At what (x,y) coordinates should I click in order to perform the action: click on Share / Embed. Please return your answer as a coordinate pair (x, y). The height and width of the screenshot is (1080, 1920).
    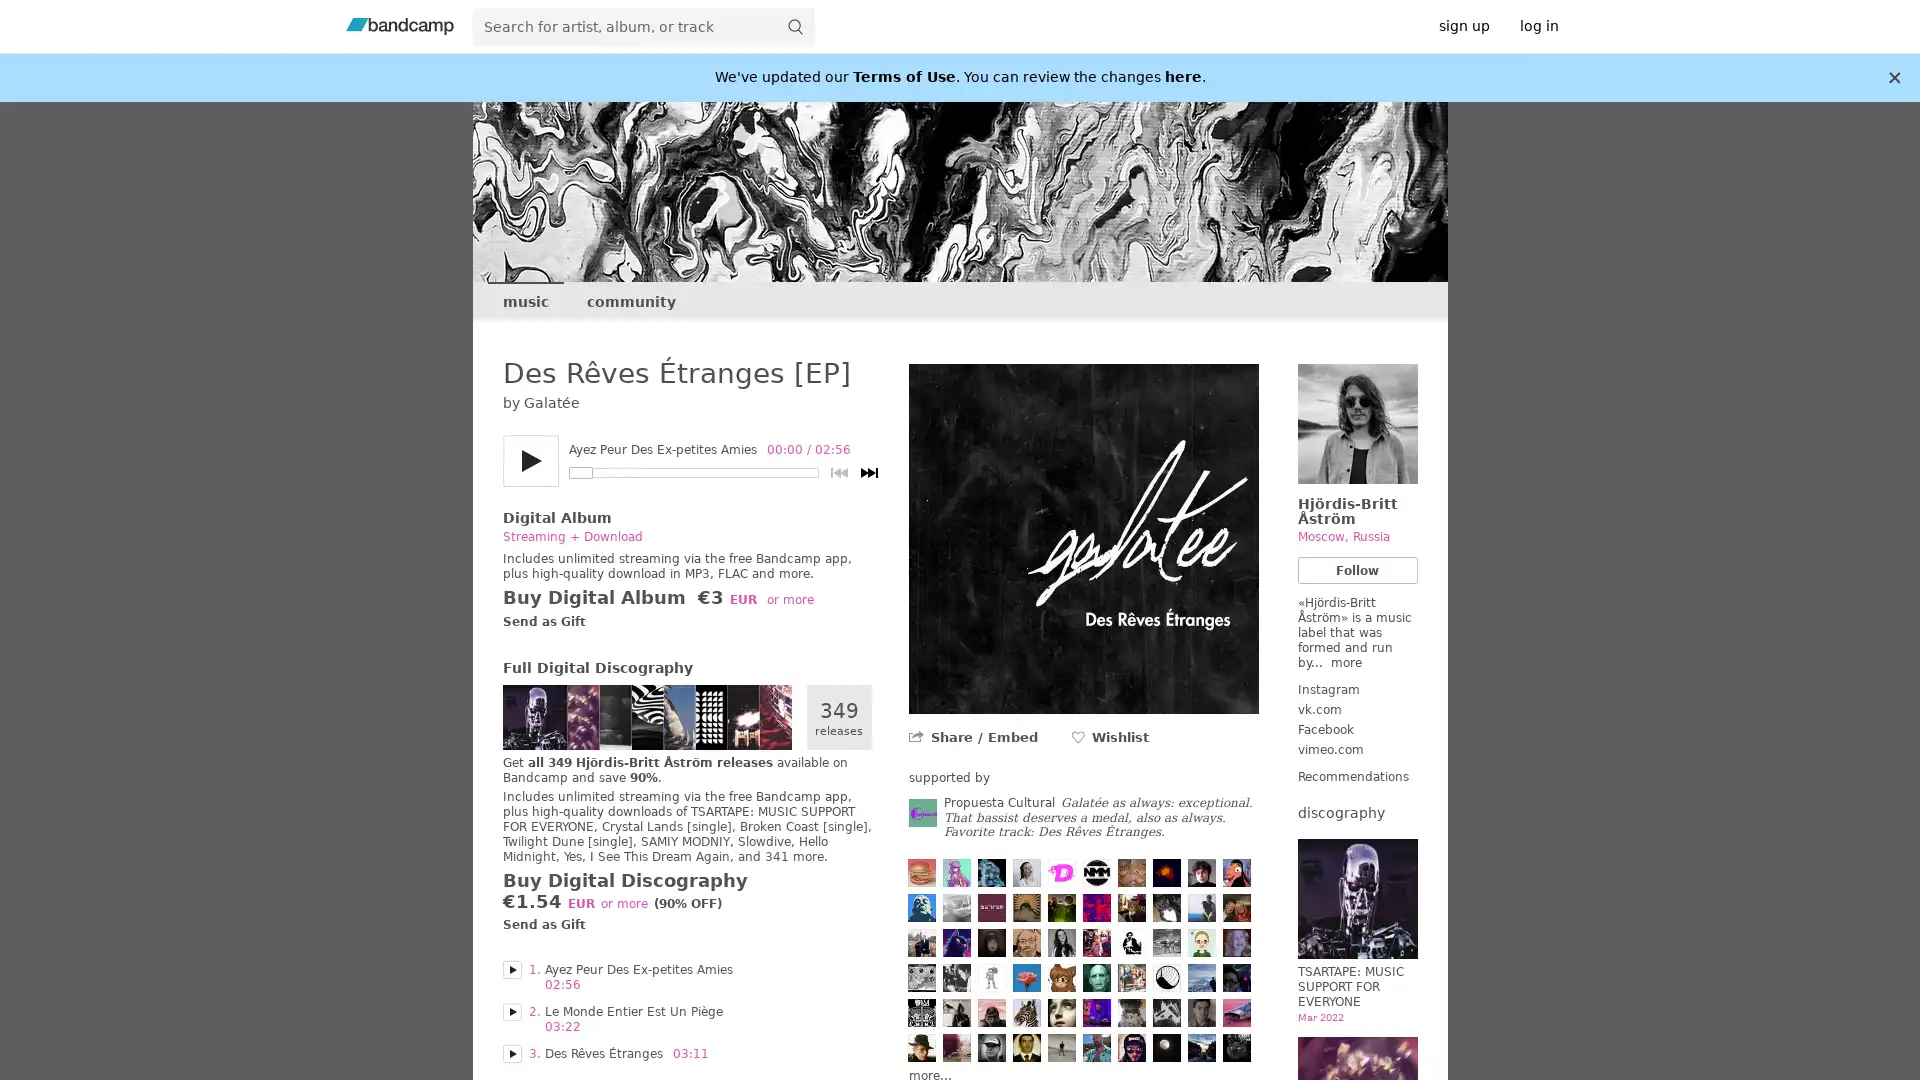
    Looking at the image, I should click on (983, 737).